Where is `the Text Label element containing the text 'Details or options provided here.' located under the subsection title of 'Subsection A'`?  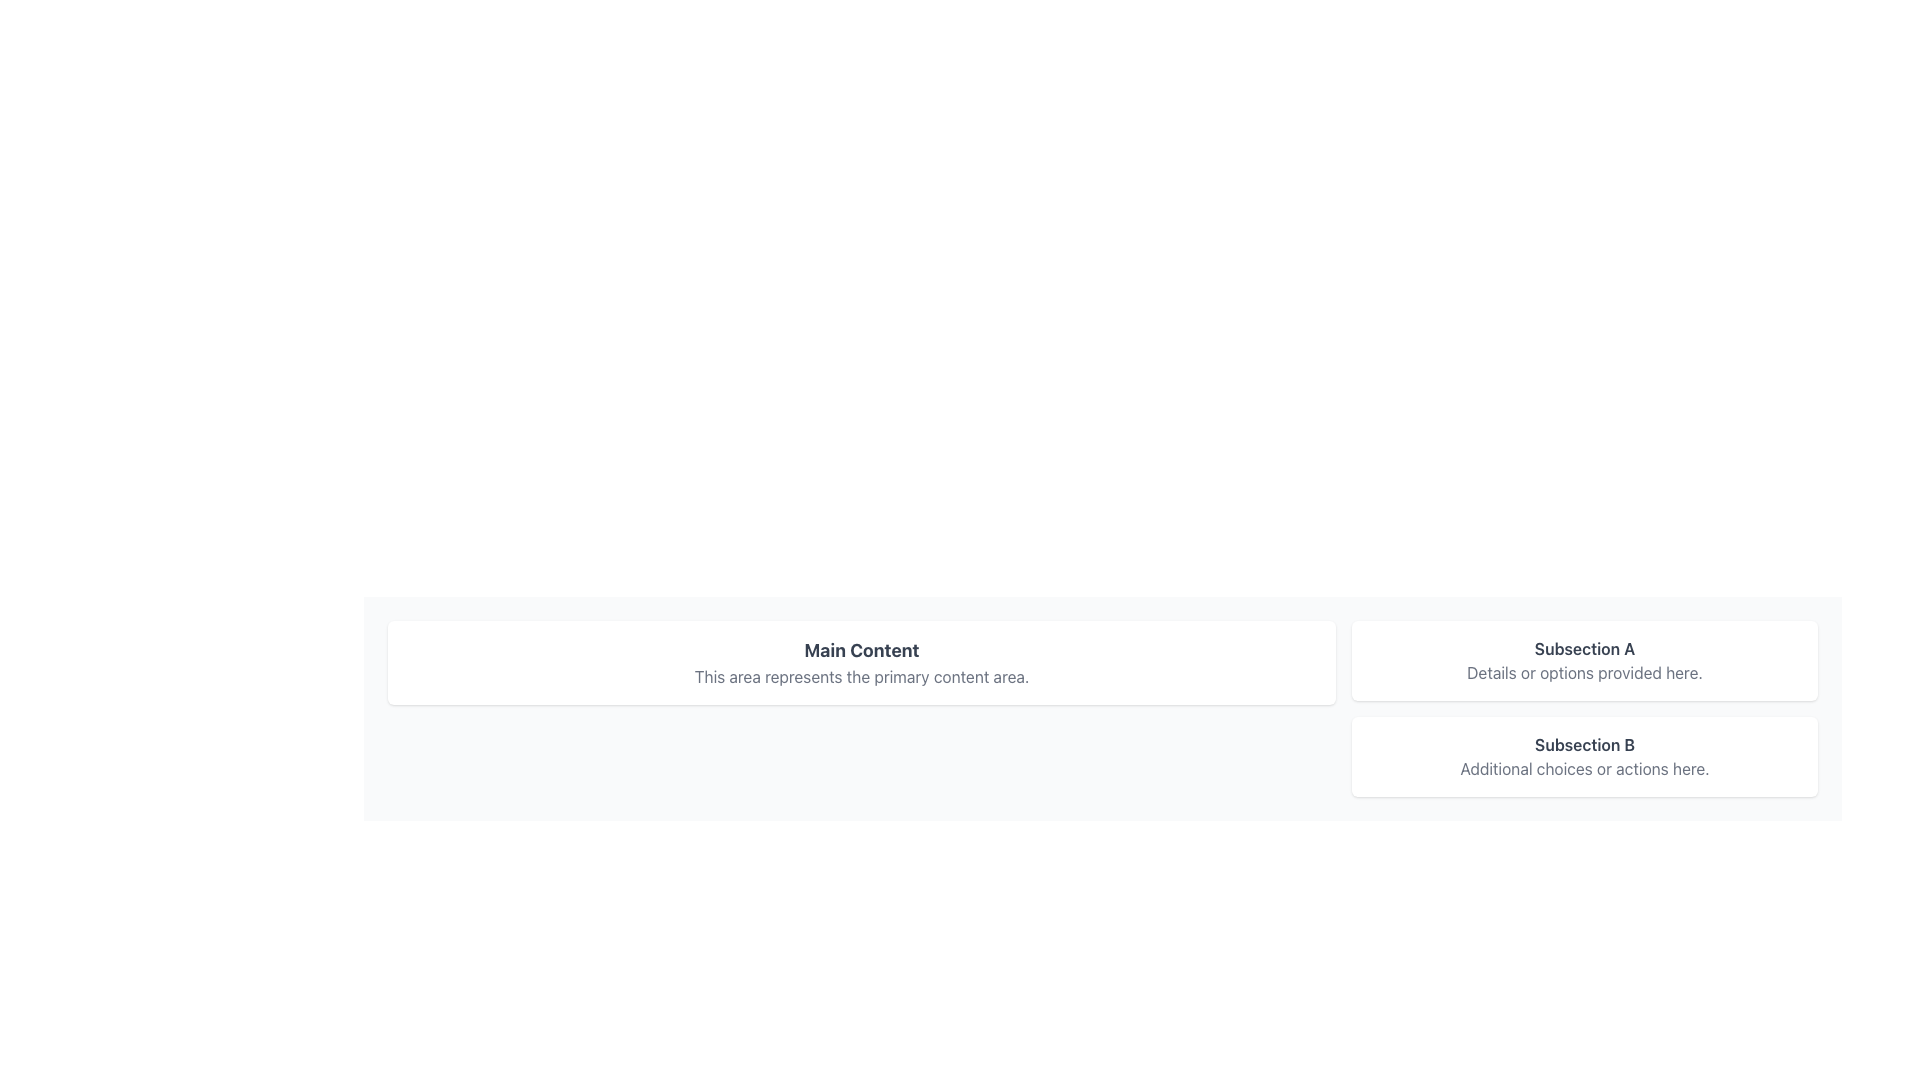
the Text Label element containing the text 'Details or options provided here.' located under the subsection title of 'Subsection A' is located at coordinates (1583, 672).